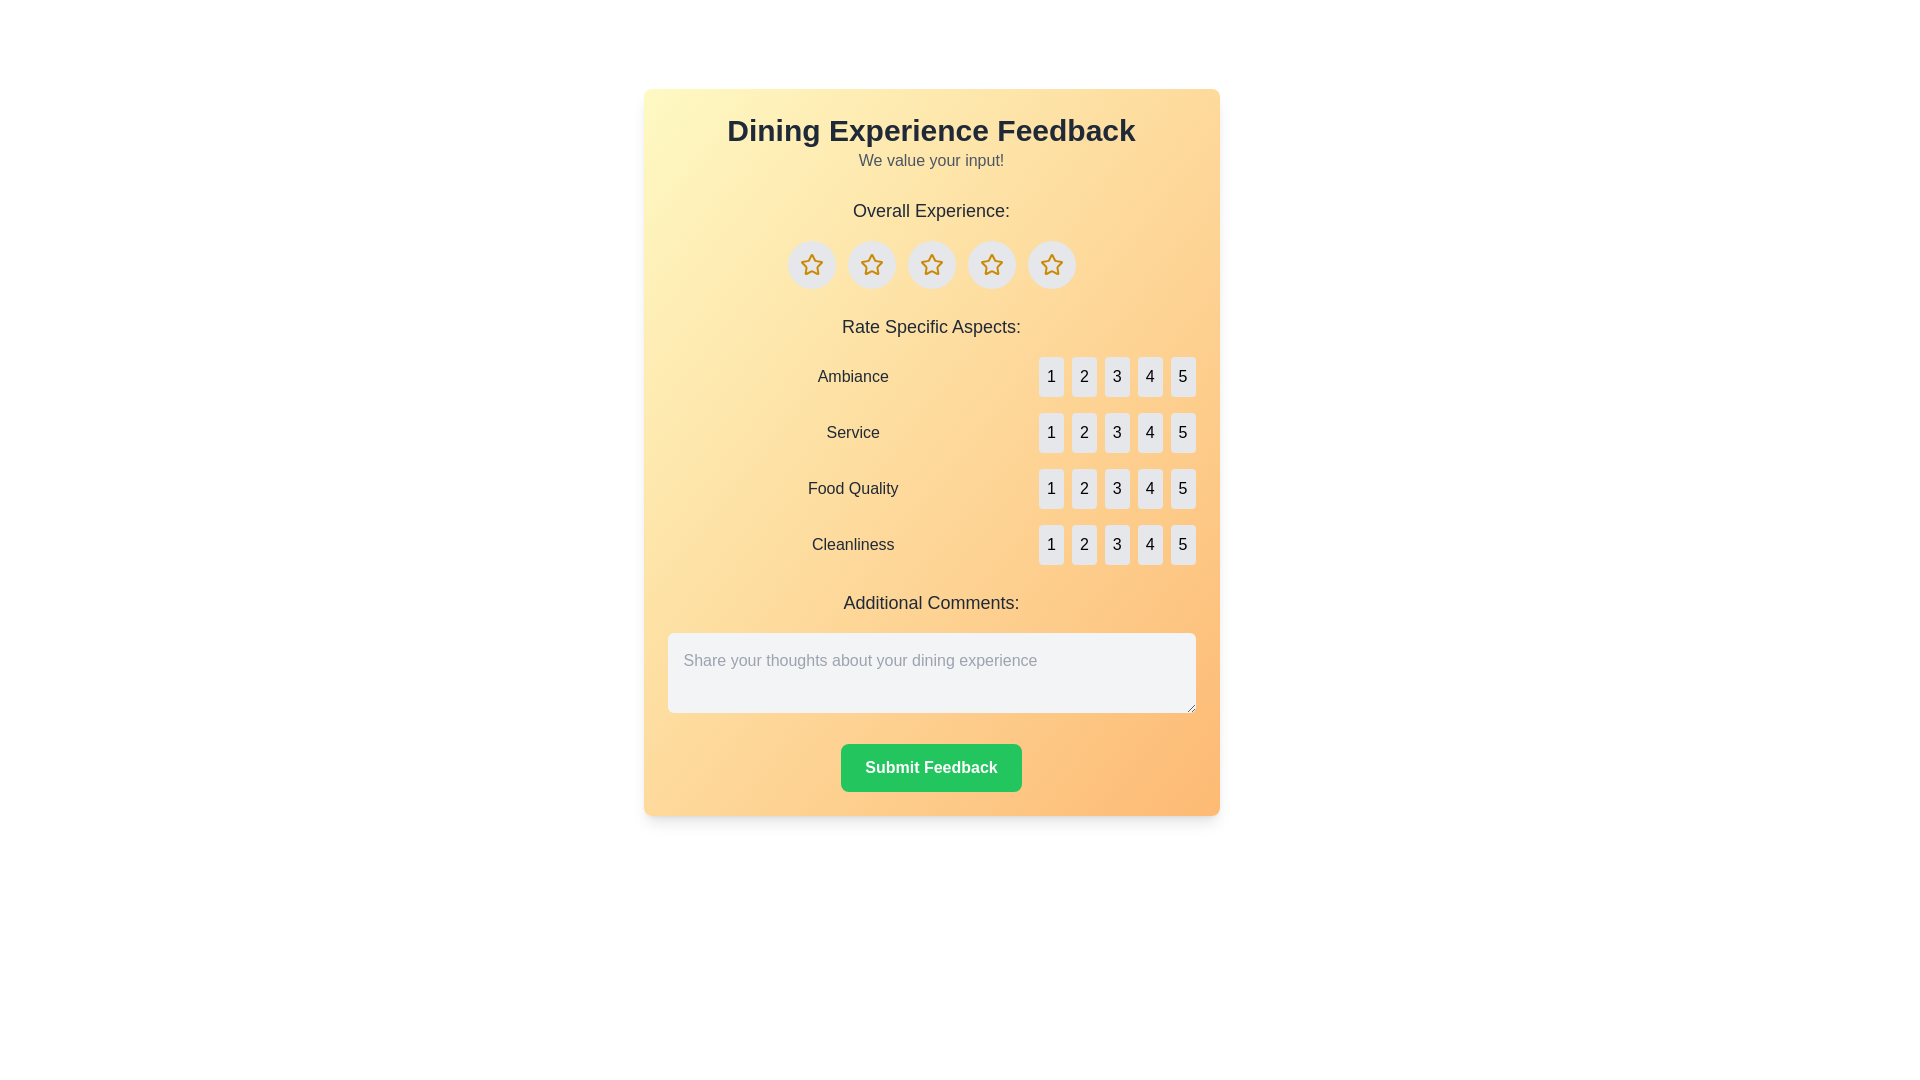 The image size is (1920, 1080). I want to click on the light gray text input box with rounded corners, located in the 'Additional Comments' section, to focus and activate the text input, so click(930, 672).